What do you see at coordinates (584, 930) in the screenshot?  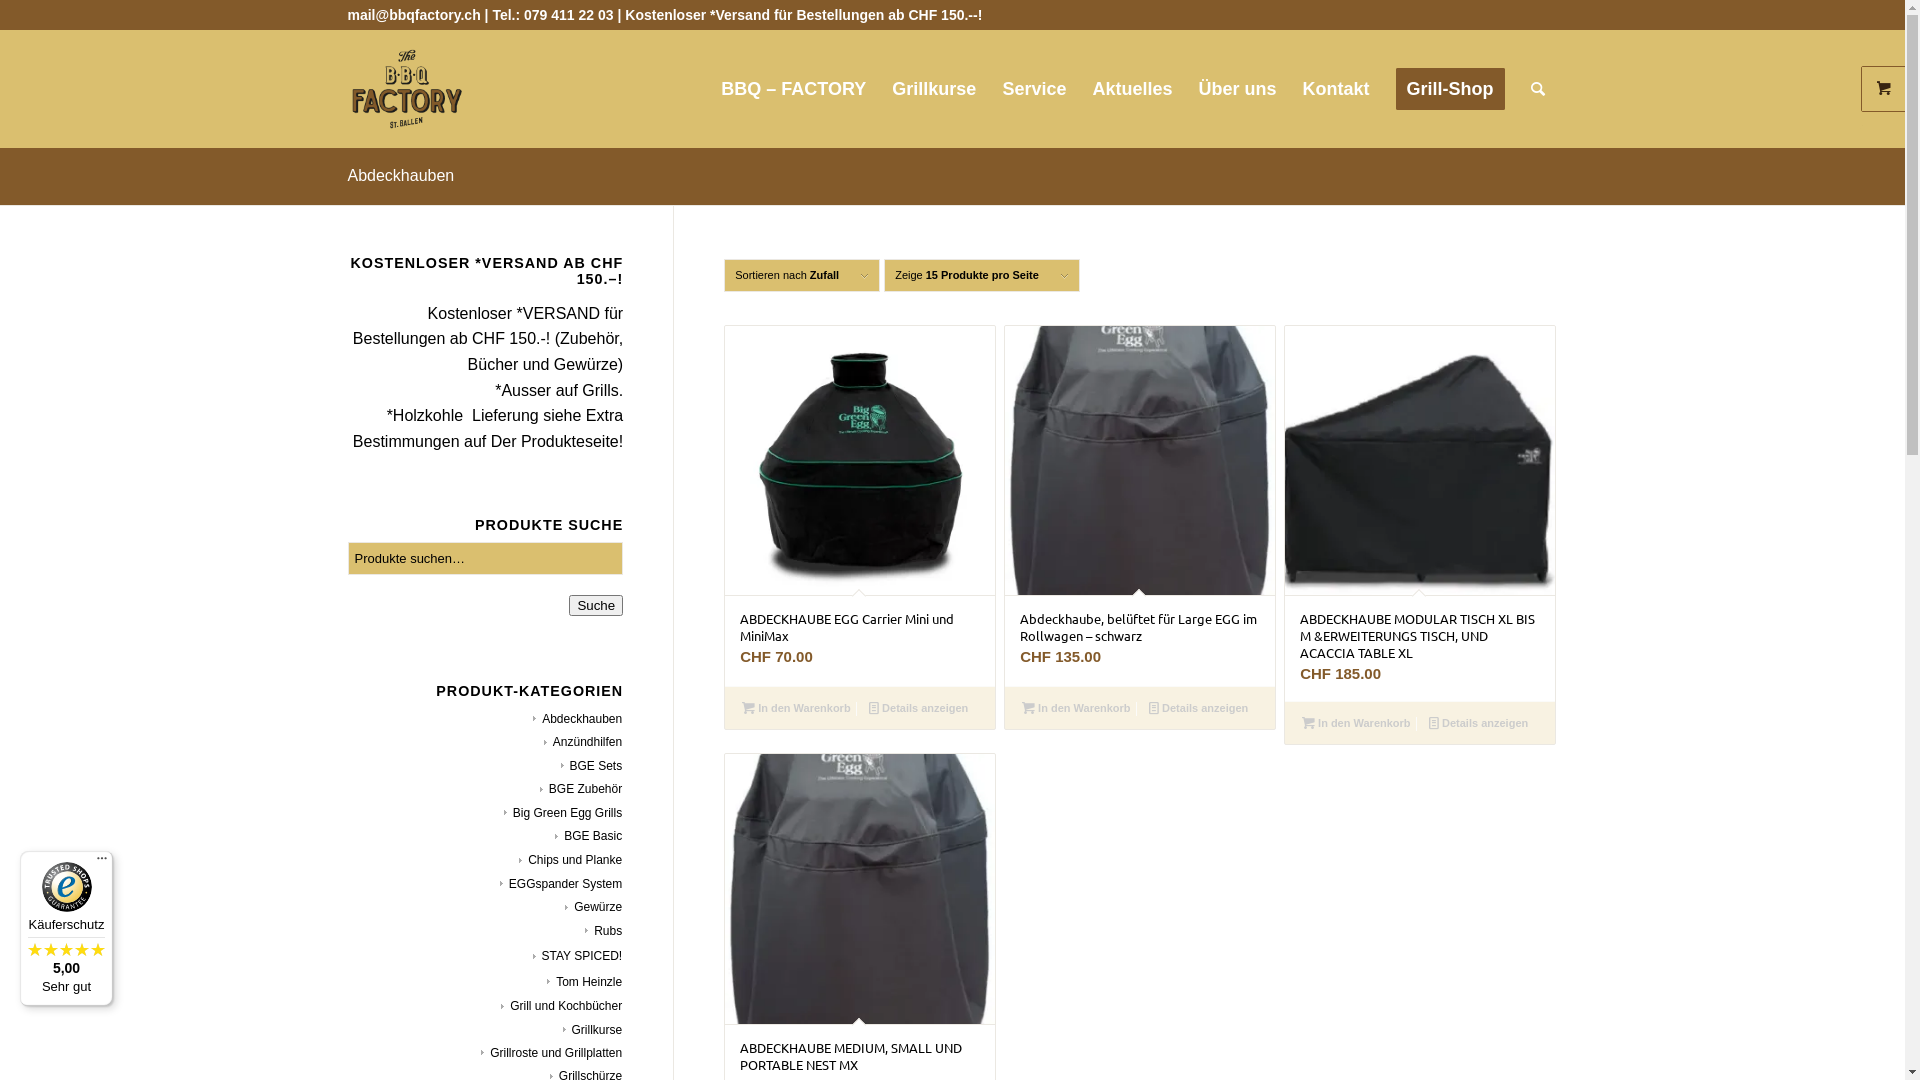 I see `'Rubs'` at bounding box center [584, 930].